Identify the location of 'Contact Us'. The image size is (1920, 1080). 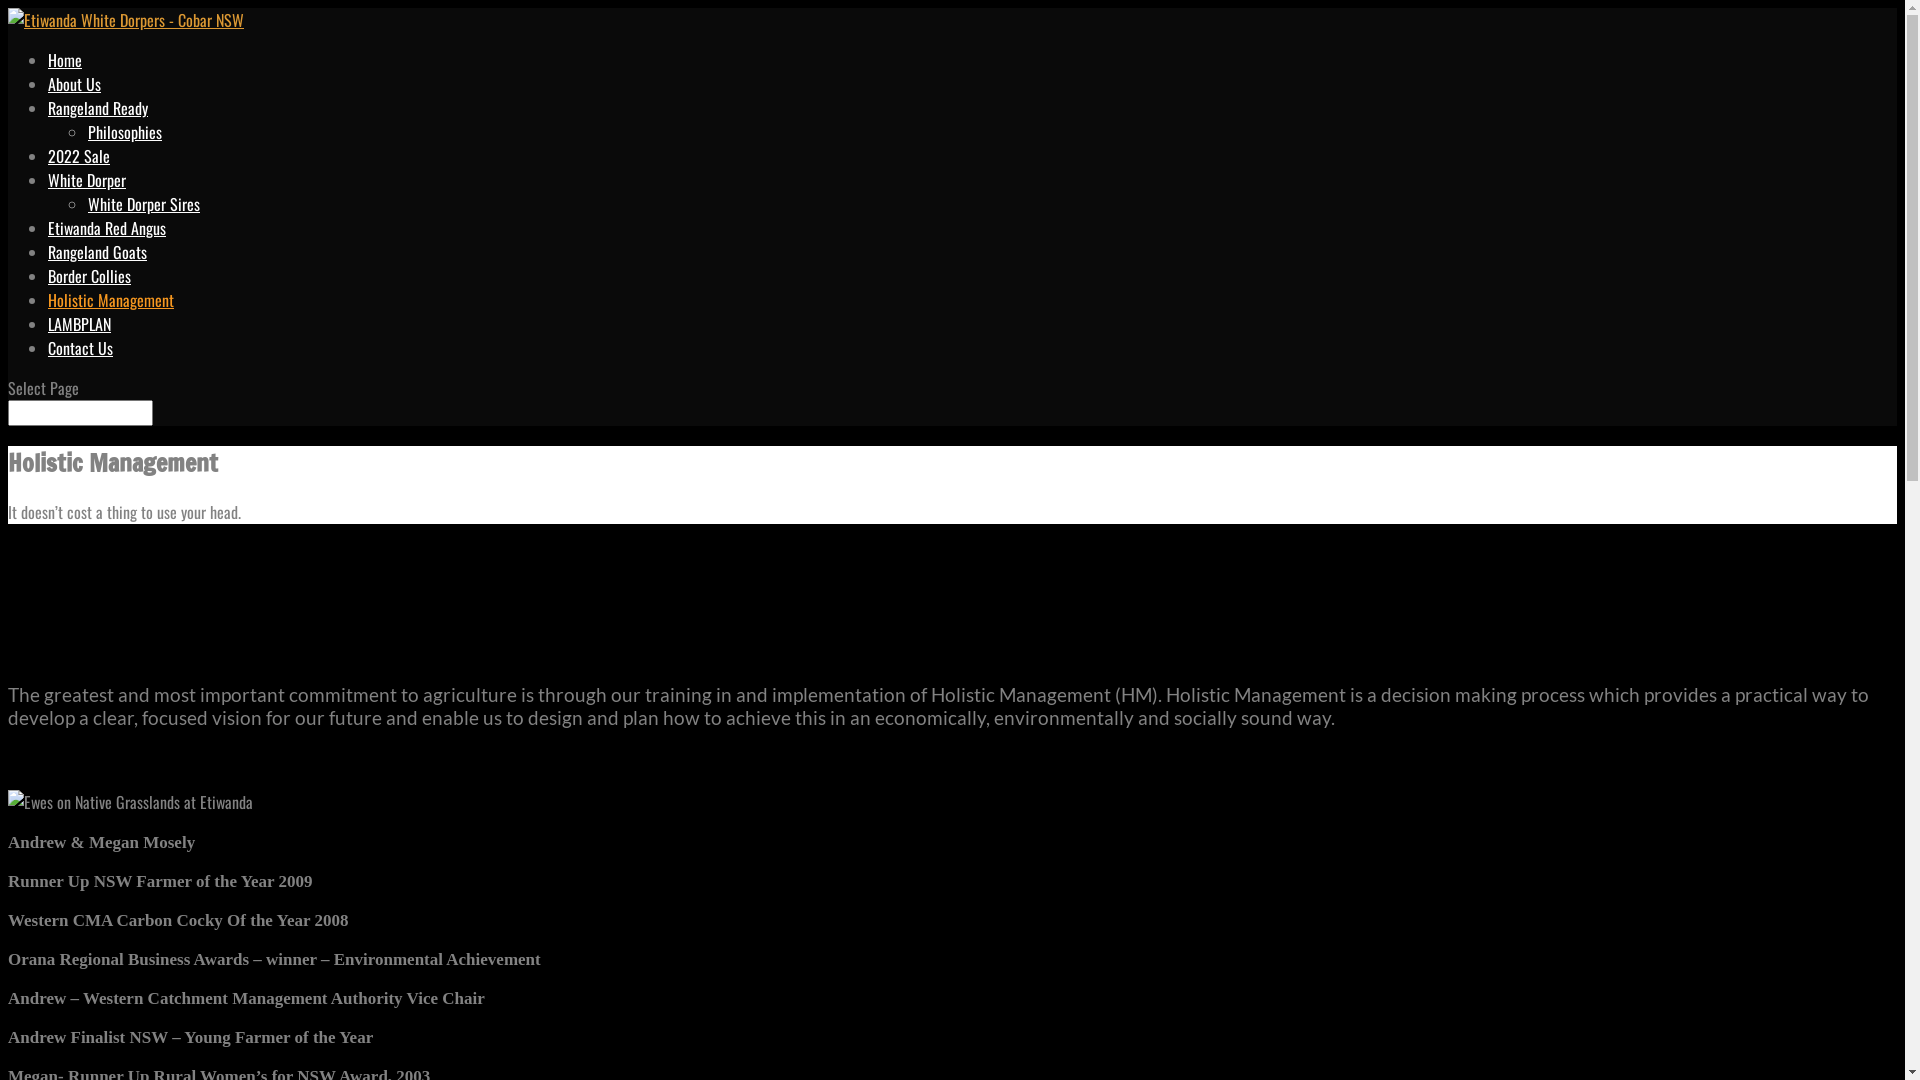
(80, 346).